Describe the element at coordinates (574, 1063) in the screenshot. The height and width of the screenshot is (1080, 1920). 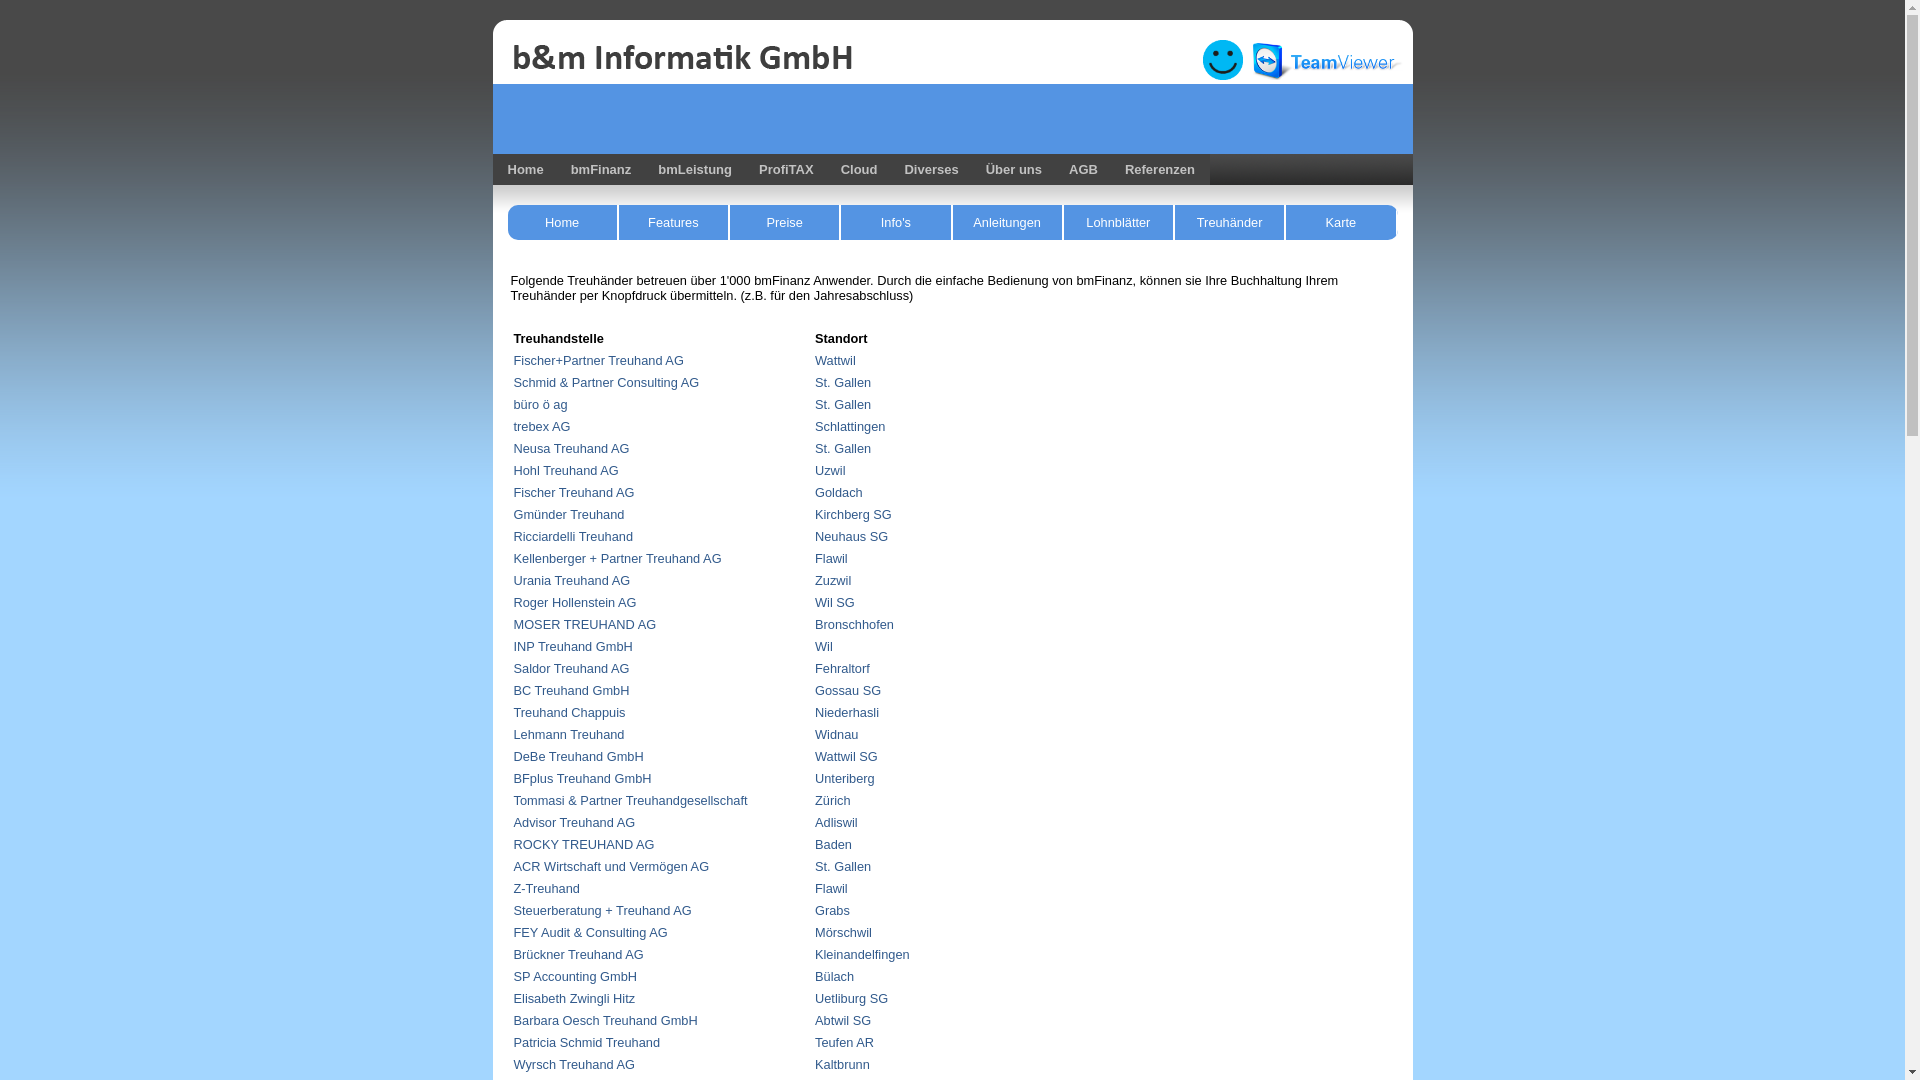
I see `'Wyrsch Treuhand AG'` at that location.